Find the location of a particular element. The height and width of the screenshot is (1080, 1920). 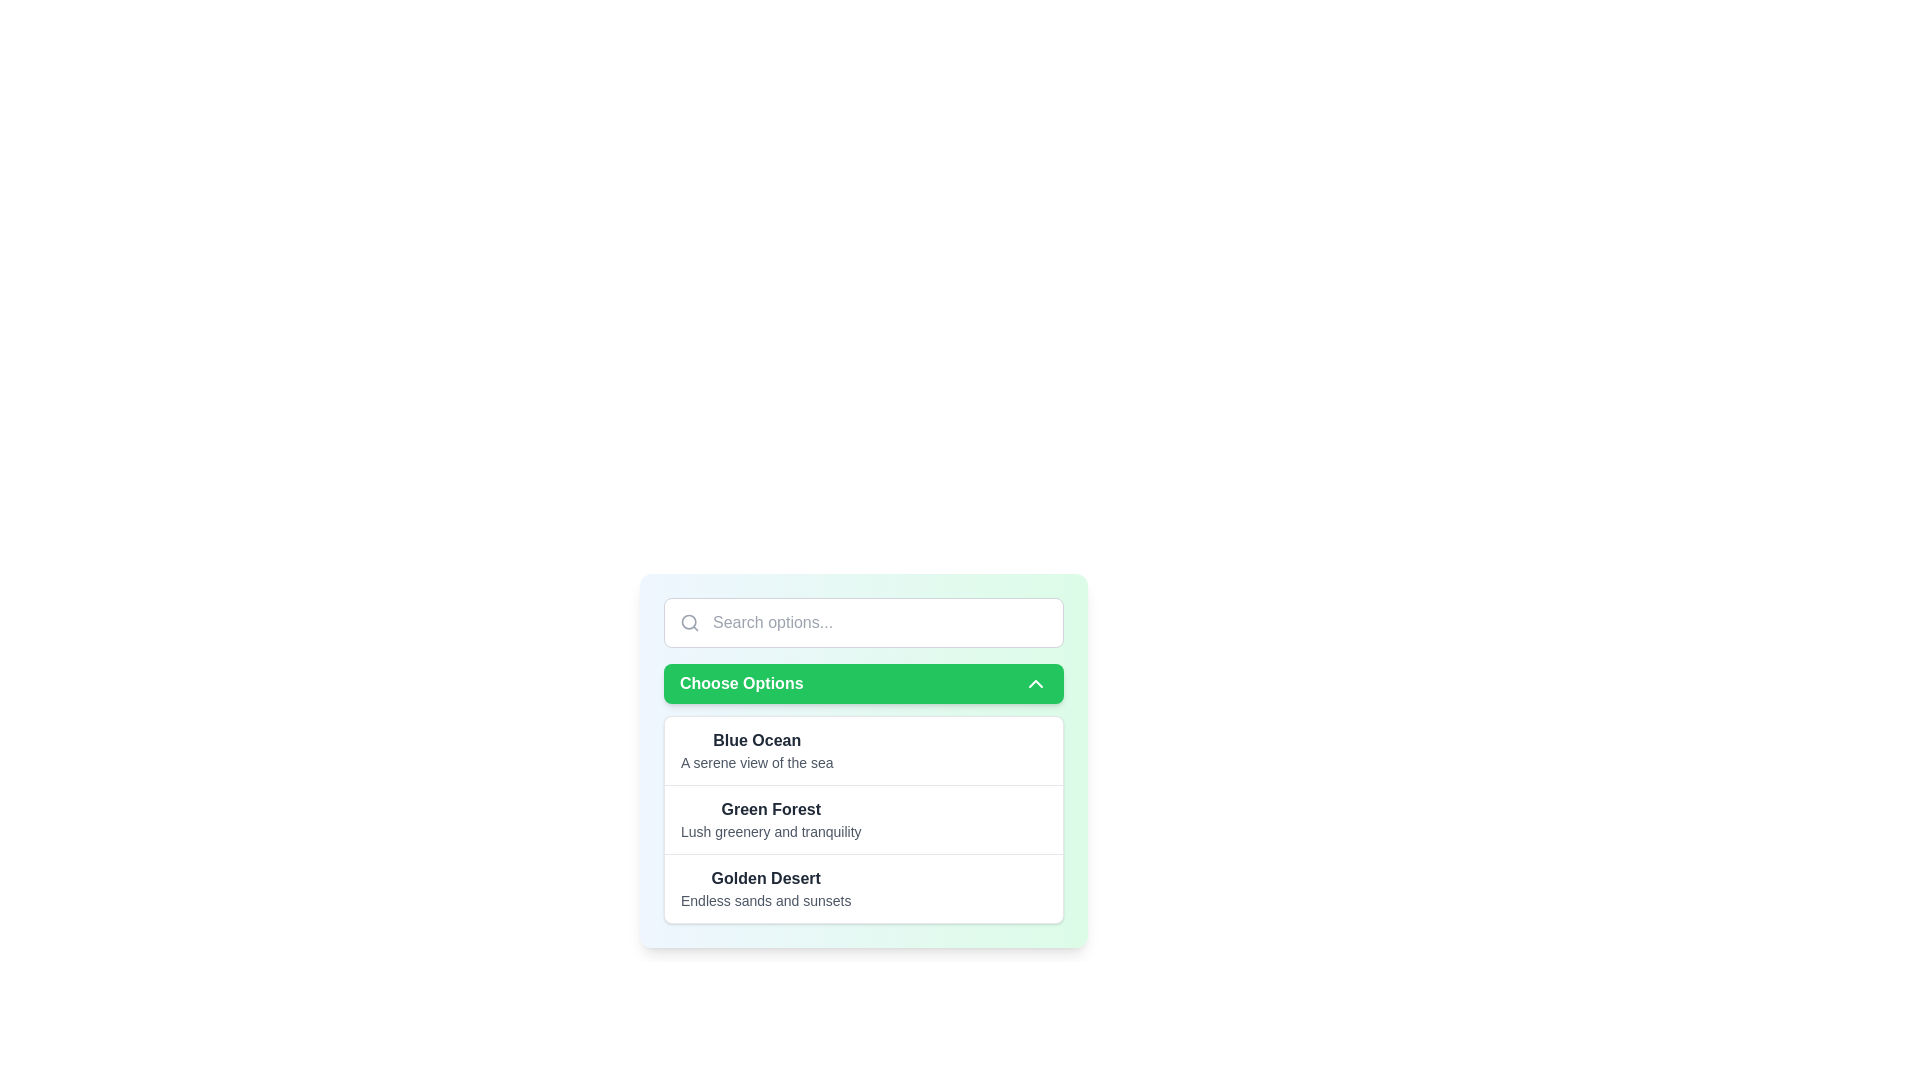

the list item labeled 'Golden Desert' is located at coordinates (864, 887).